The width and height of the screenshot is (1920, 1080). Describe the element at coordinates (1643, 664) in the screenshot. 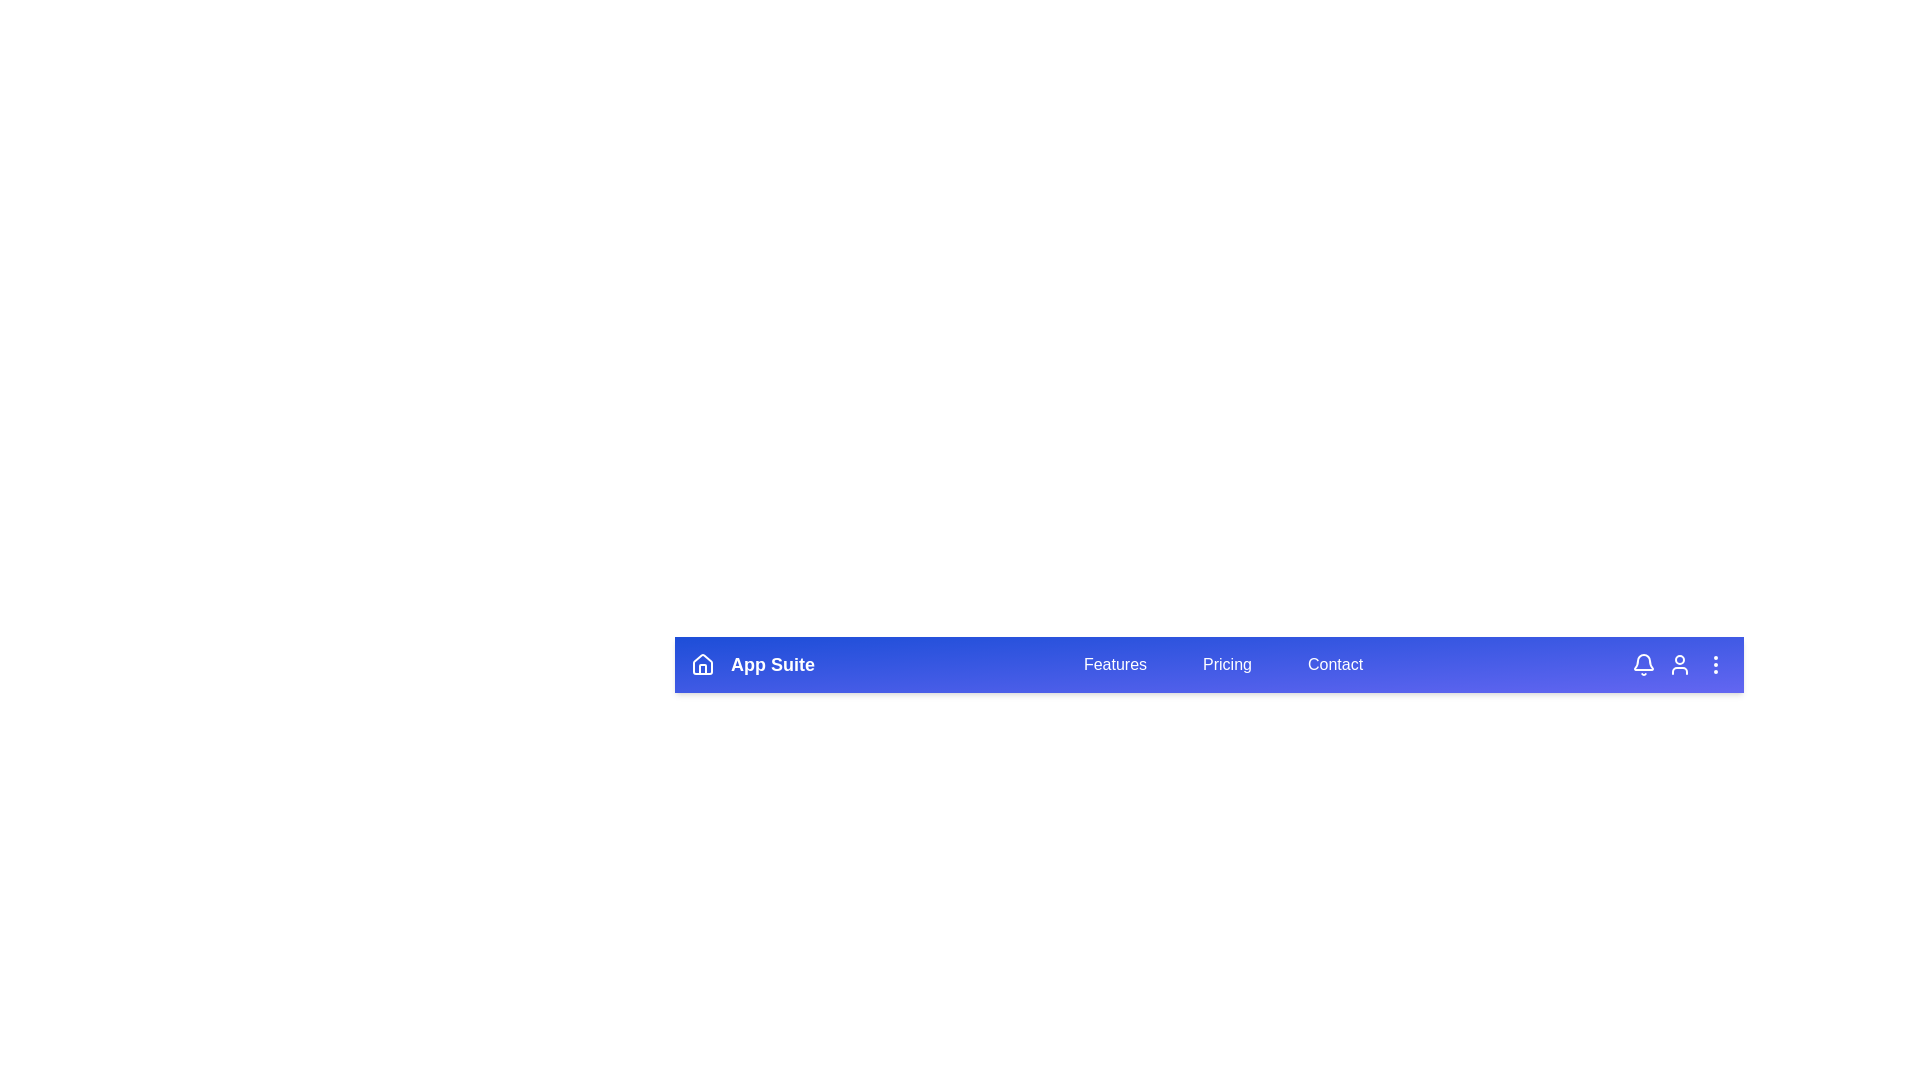

I see `the bell icon to view notifications` at that location.